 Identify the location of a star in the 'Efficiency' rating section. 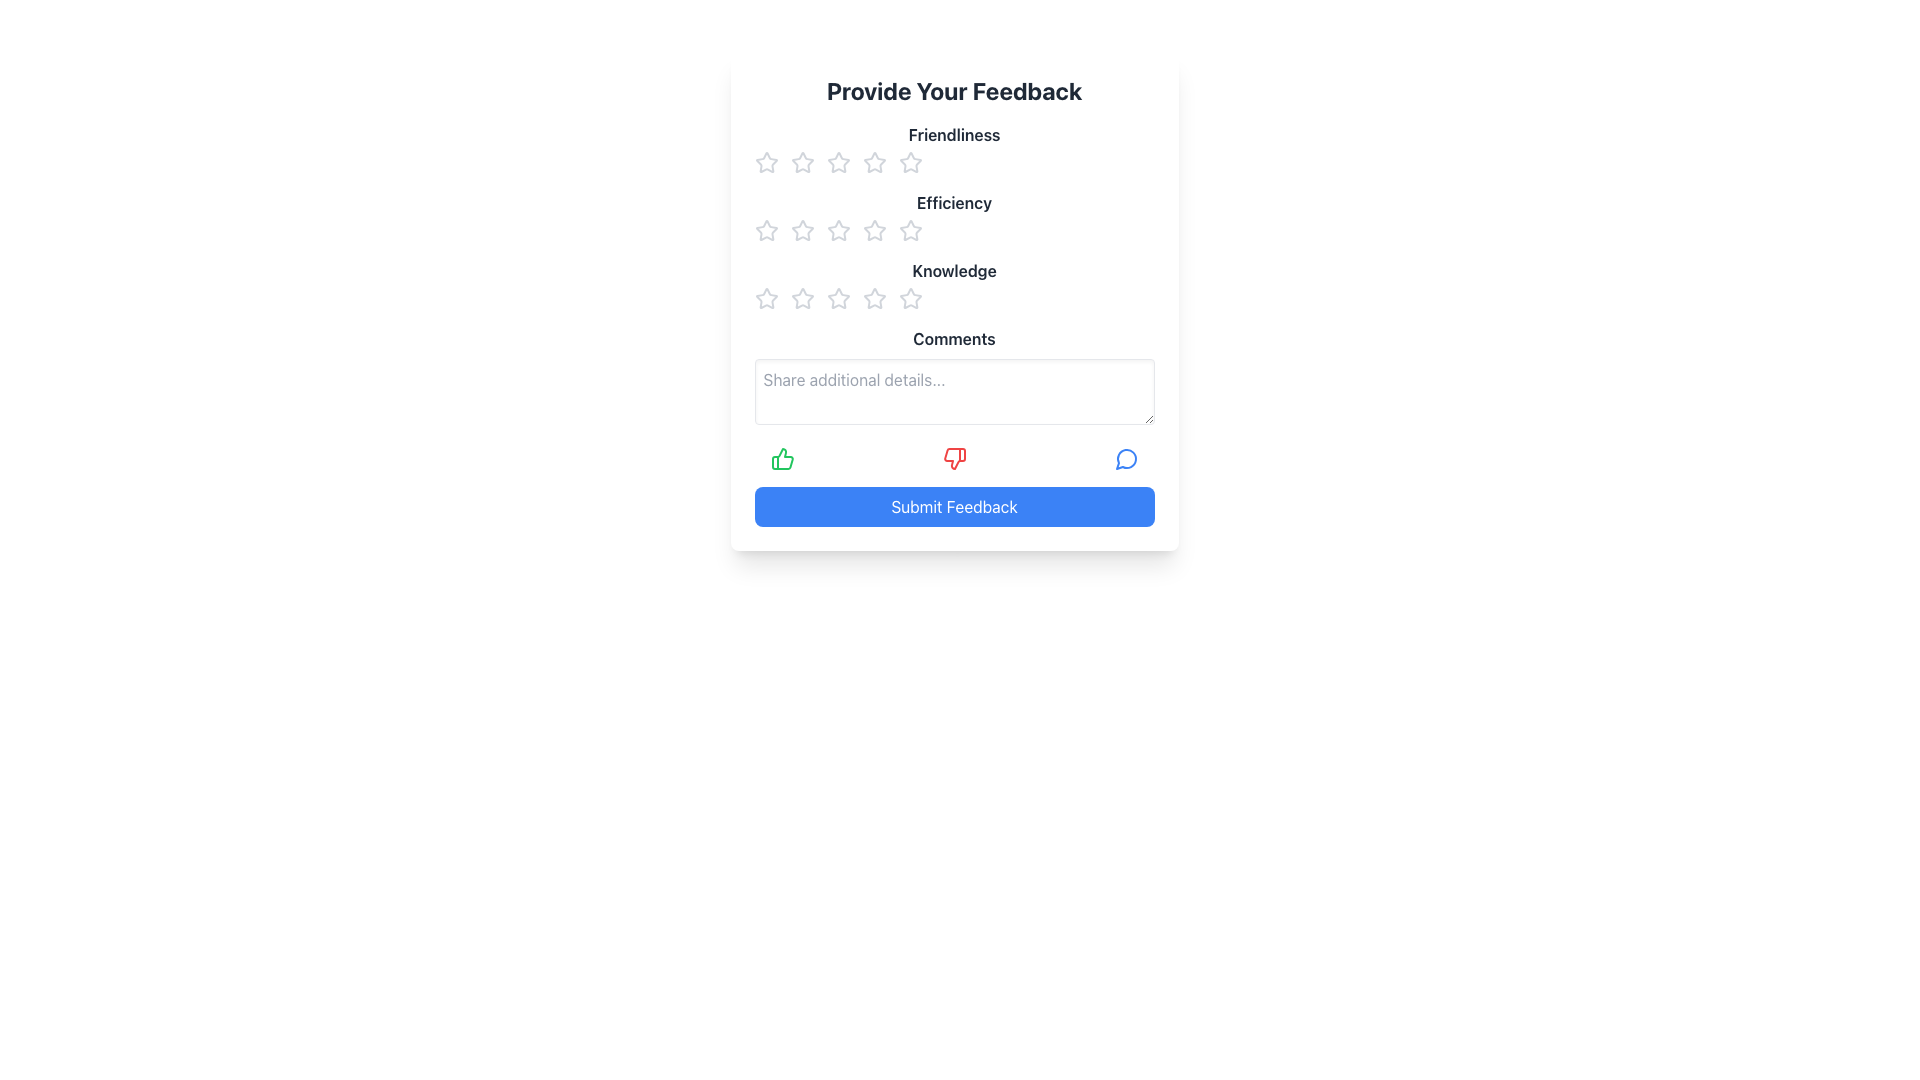
(953, 216).